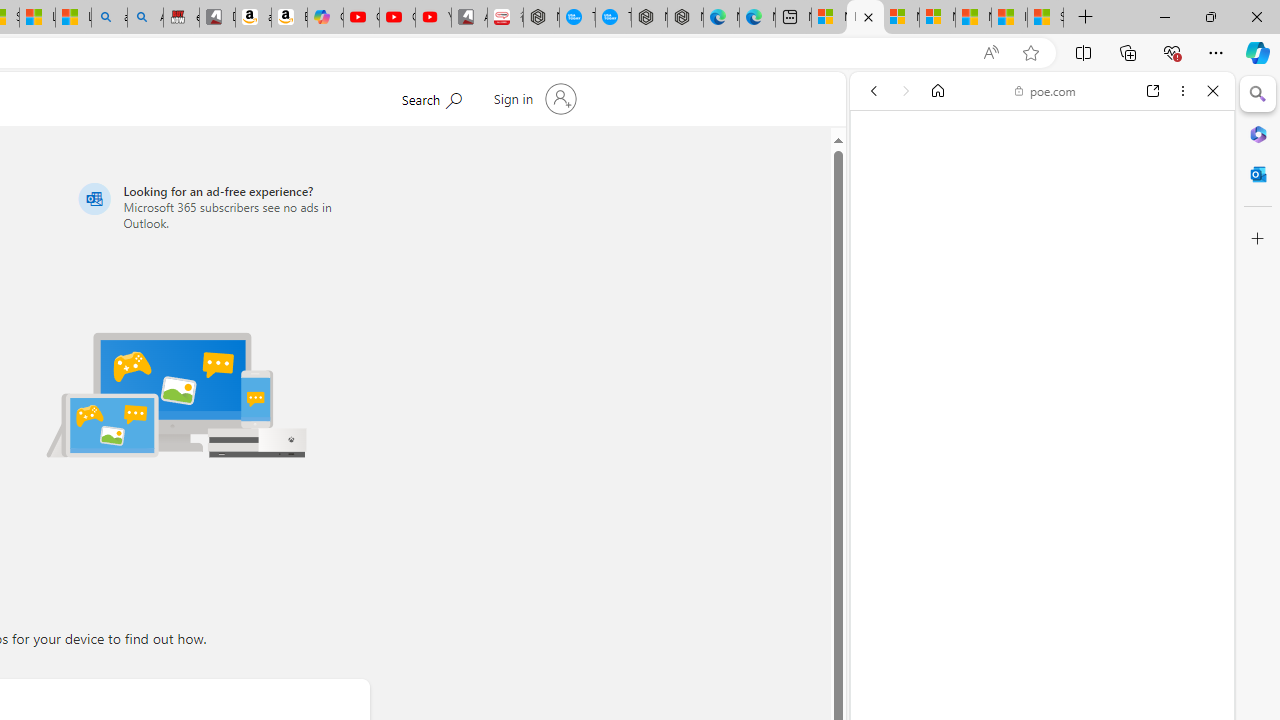 The width and height of the screenshot is (1280, 720). What do you see at coordinates (1257, 238) in the screenshot?
I see `'Customize'` at bounding box center [1257, 238].